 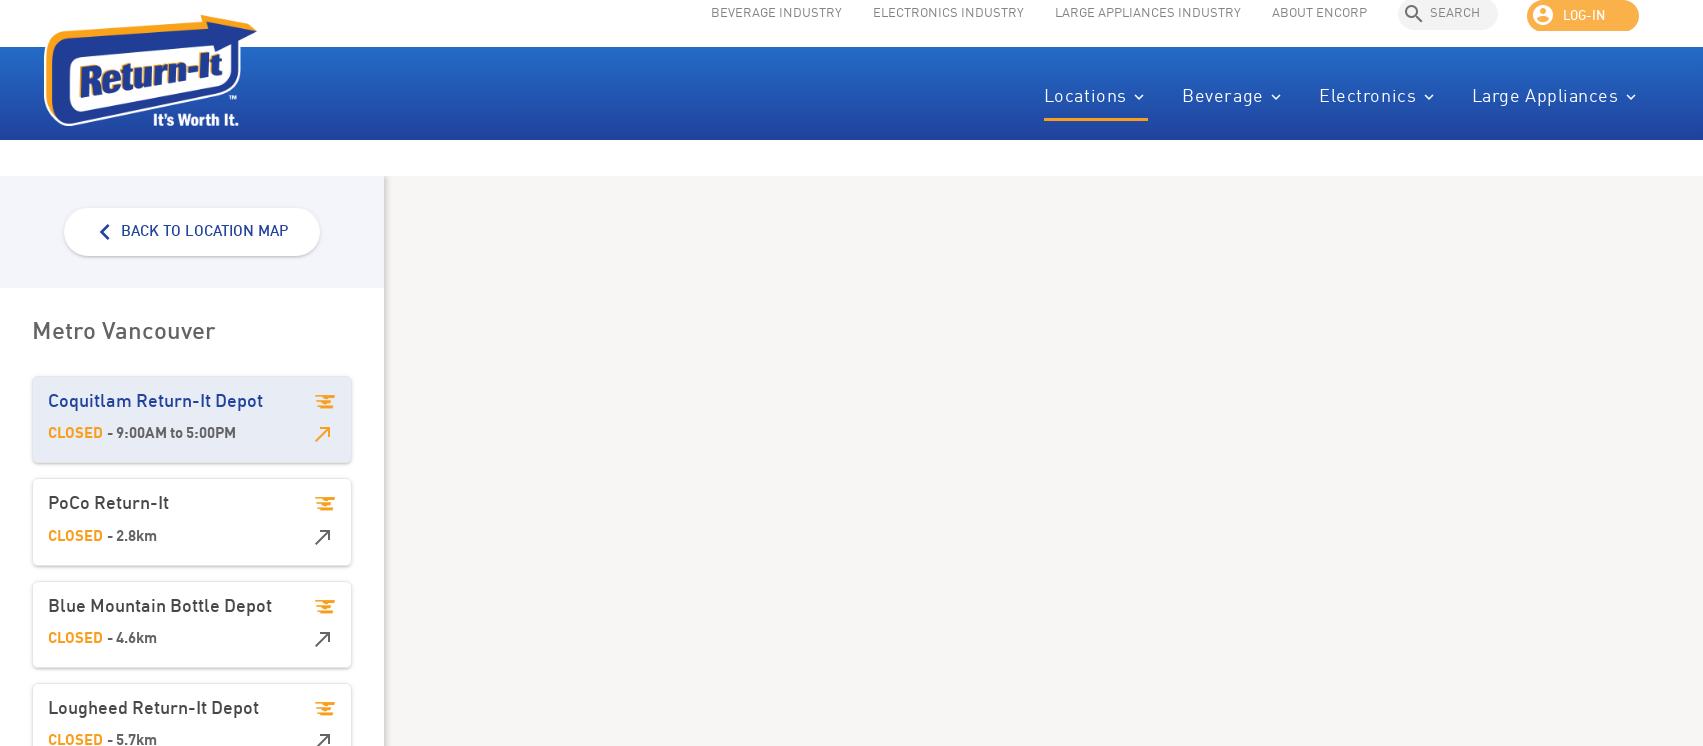 I want to click on 'Appliances Industry', so click(x=1097, y=30).